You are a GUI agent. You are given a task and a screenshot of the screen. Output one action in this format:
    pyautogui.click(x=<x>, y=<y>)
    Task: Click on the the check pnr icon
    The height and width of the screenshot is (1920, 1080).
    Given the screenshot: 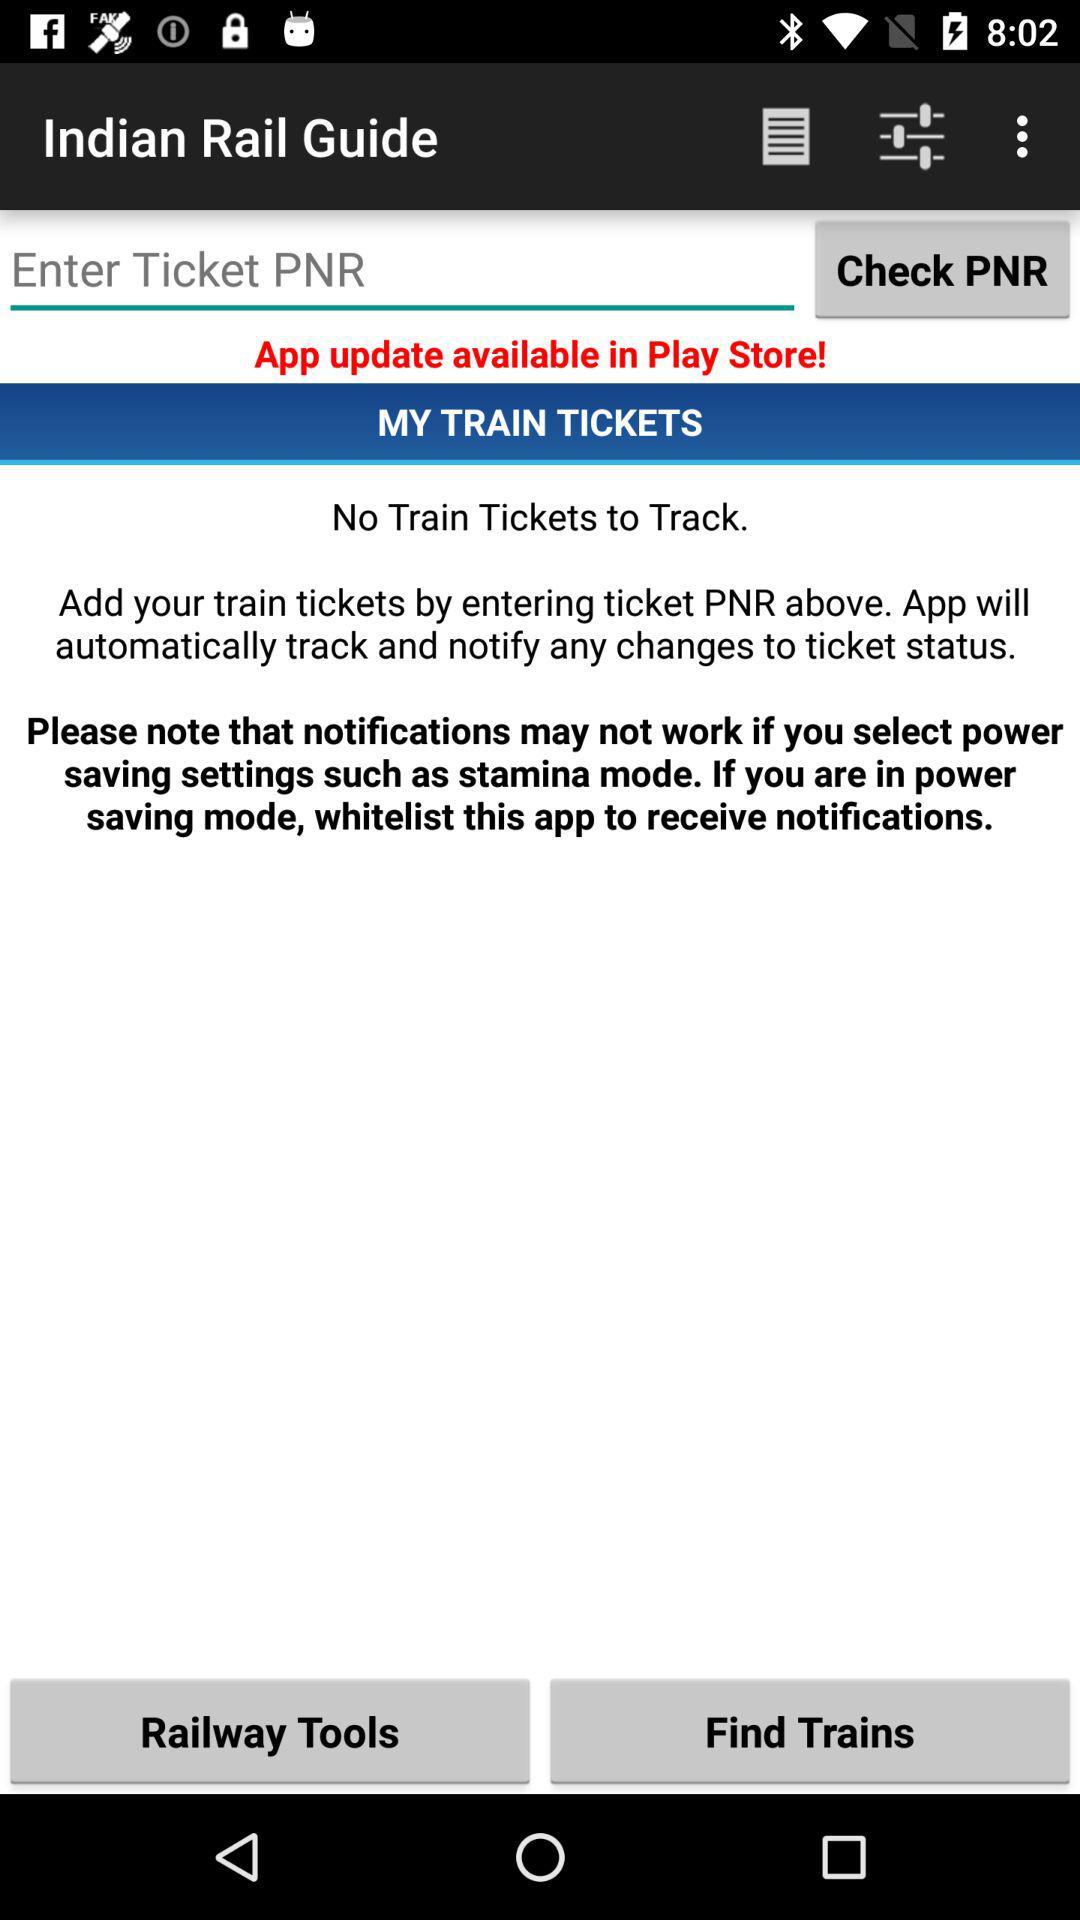 What is the action you would take?
    pyautogui.click(x=942, y=268)
    